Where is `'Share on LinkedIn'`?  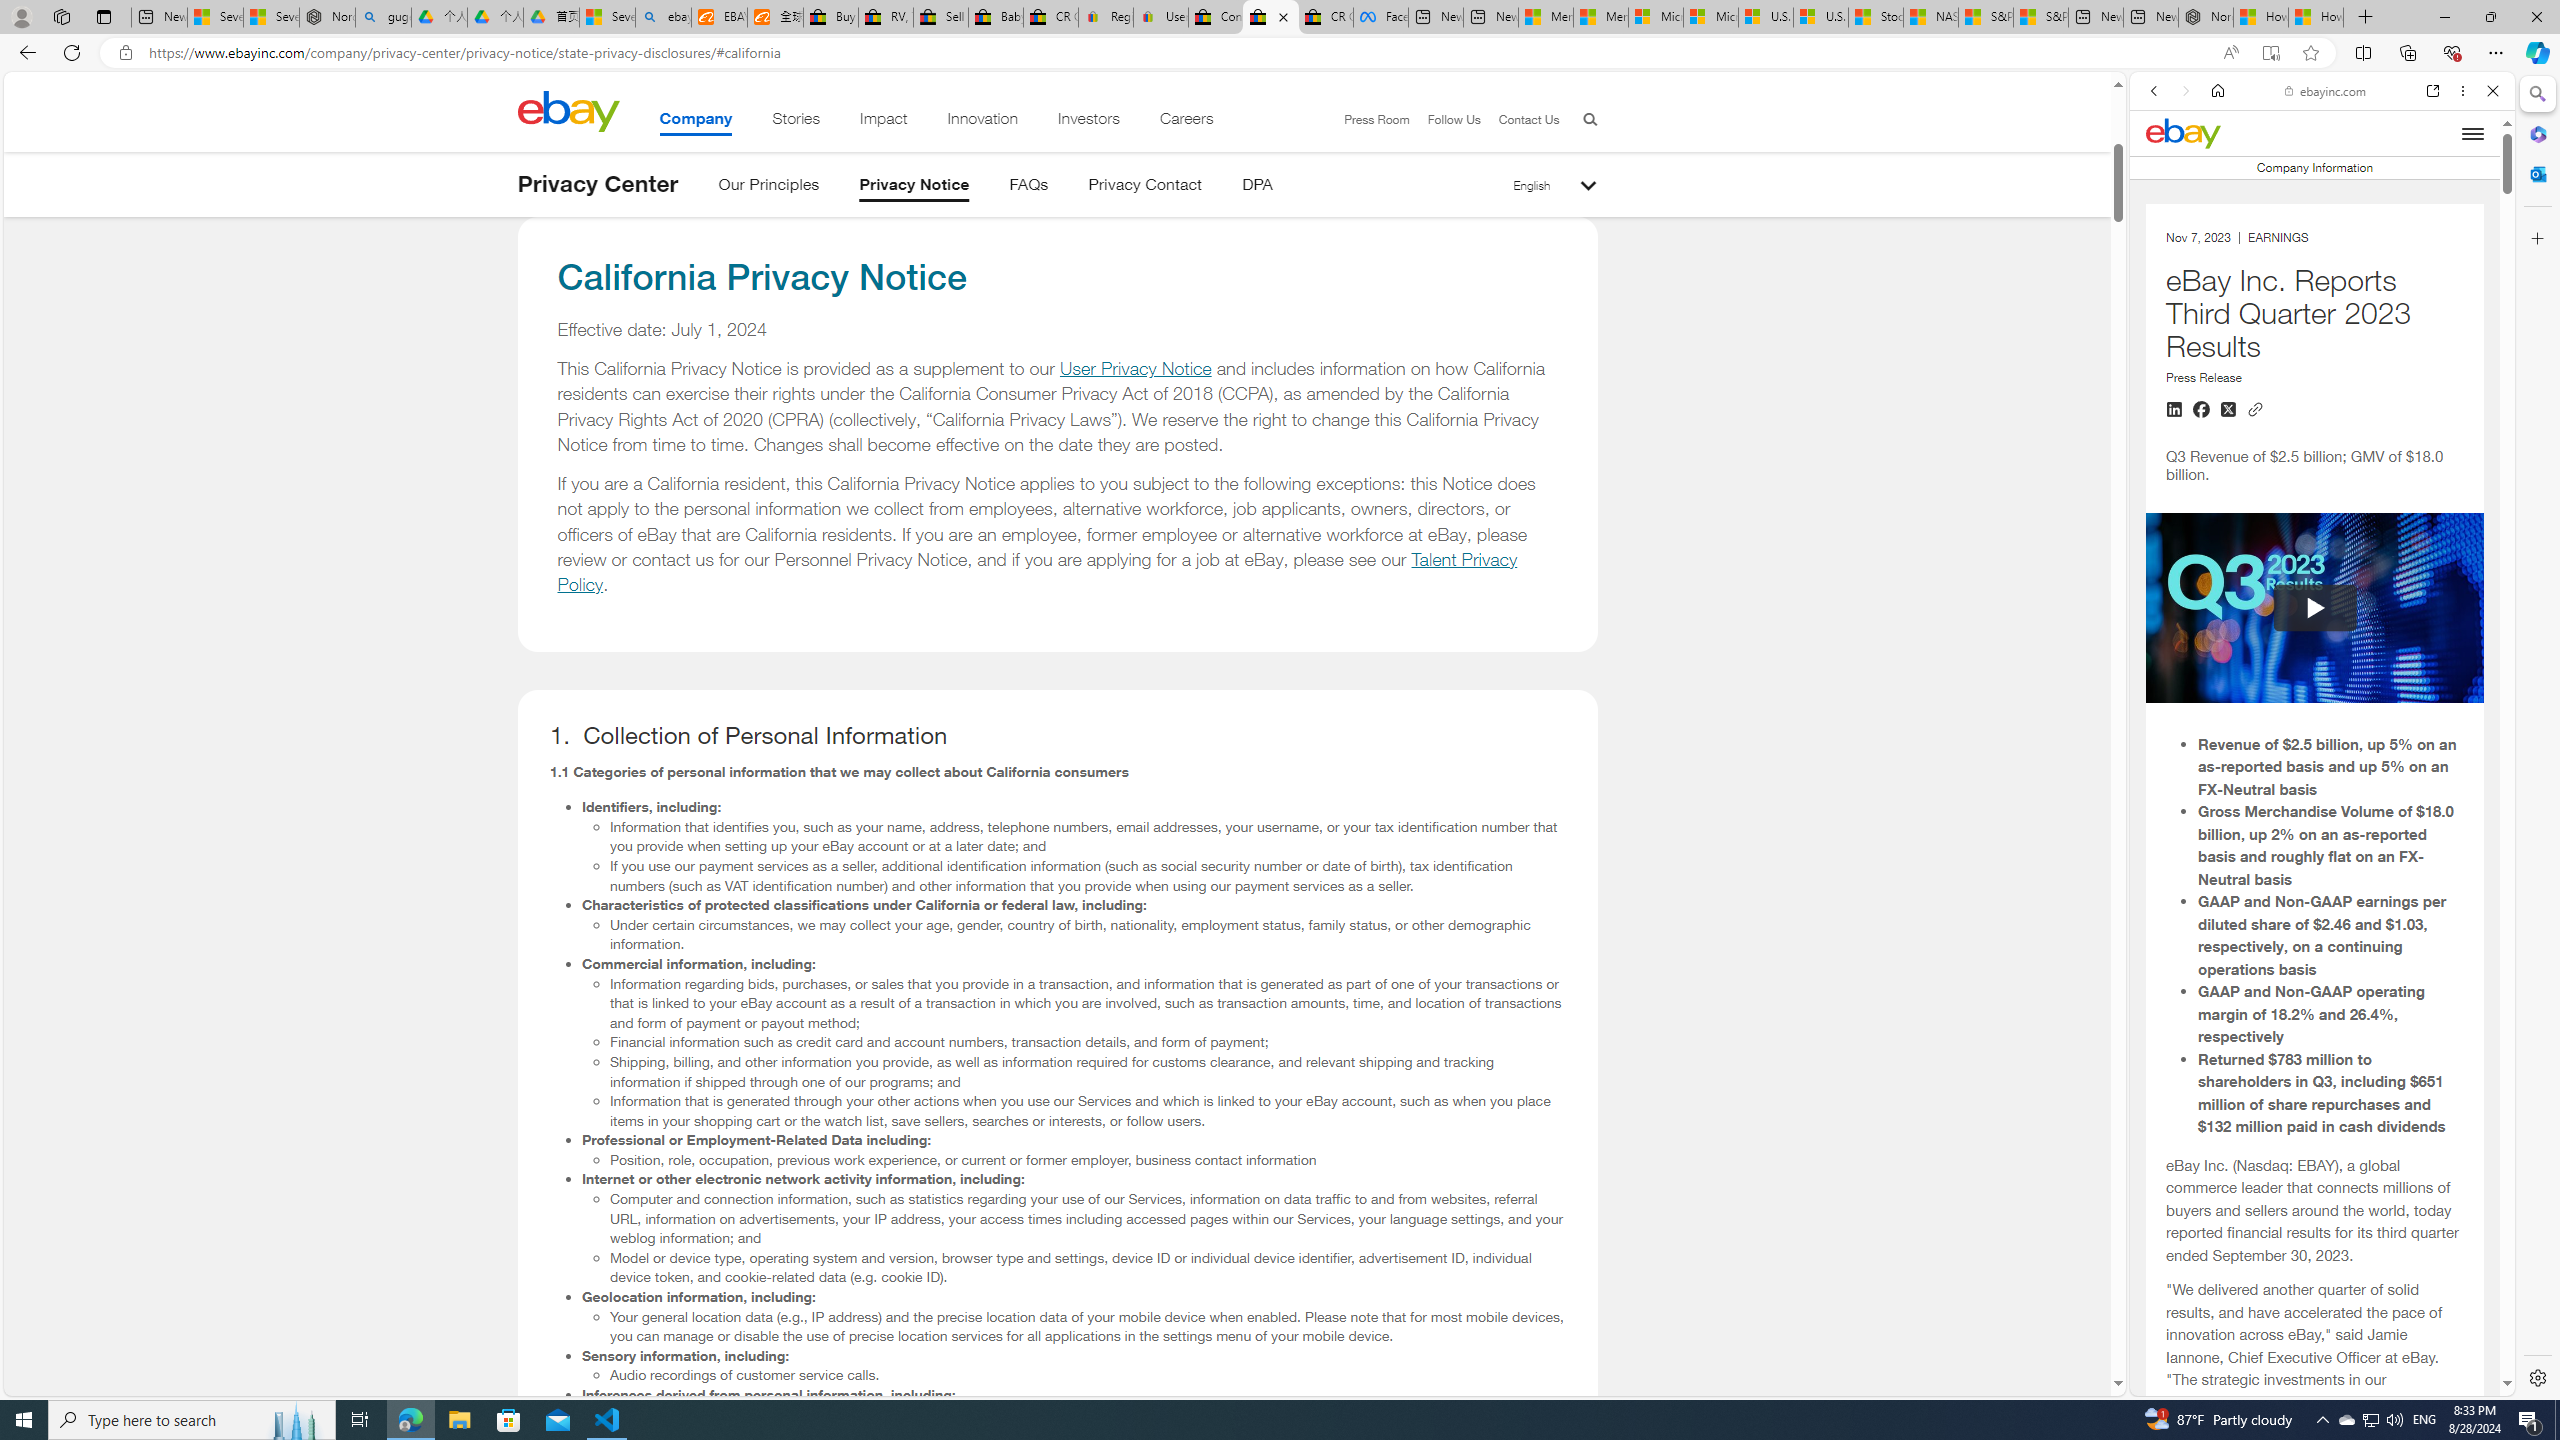
'Share on LinkedIn' is located at coordinates (2173, 409).